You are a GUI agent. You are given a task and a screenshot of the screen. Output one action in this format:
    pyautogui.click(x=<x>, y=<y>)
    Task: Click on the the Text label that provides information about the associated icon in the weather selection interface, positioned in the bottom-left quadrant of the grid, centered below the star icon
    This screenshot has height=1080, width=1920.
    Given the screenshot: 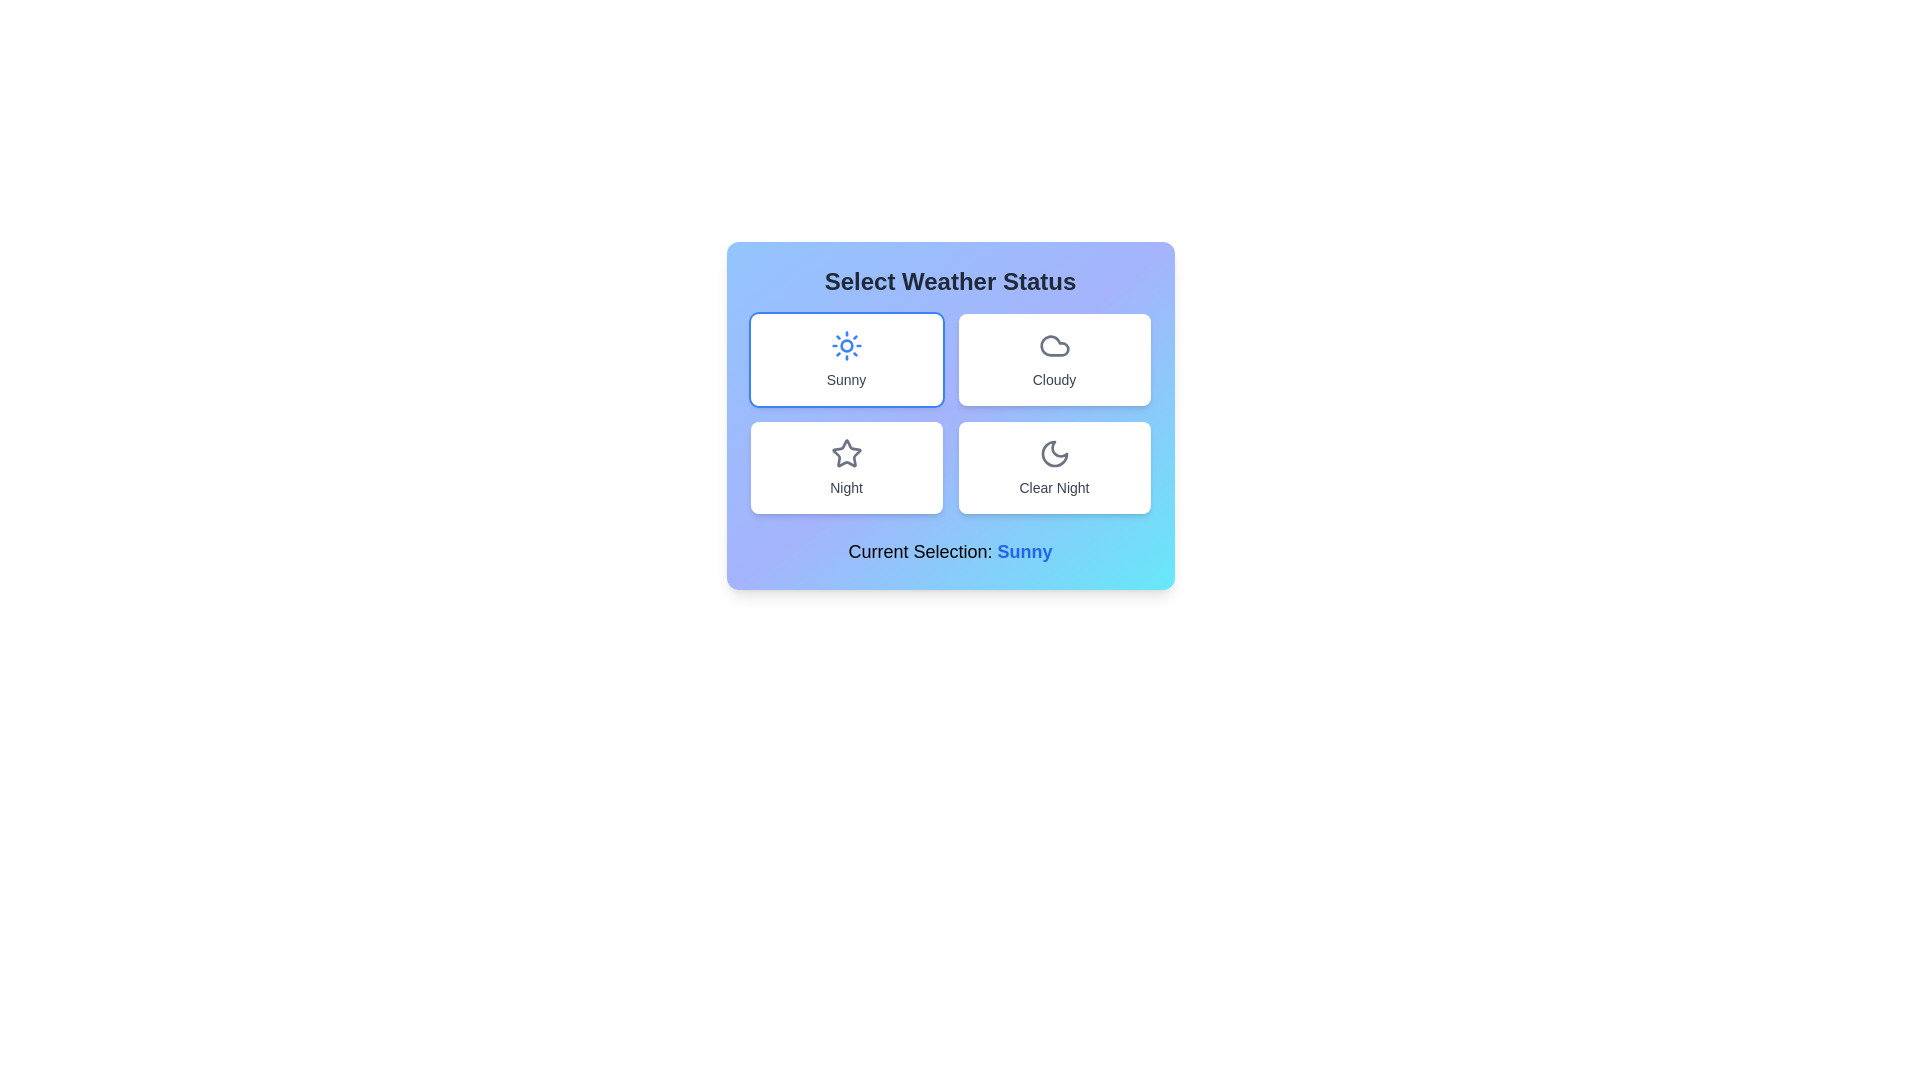 What is the action you would take?
    pyautogui.click(x=846, y=488)
    